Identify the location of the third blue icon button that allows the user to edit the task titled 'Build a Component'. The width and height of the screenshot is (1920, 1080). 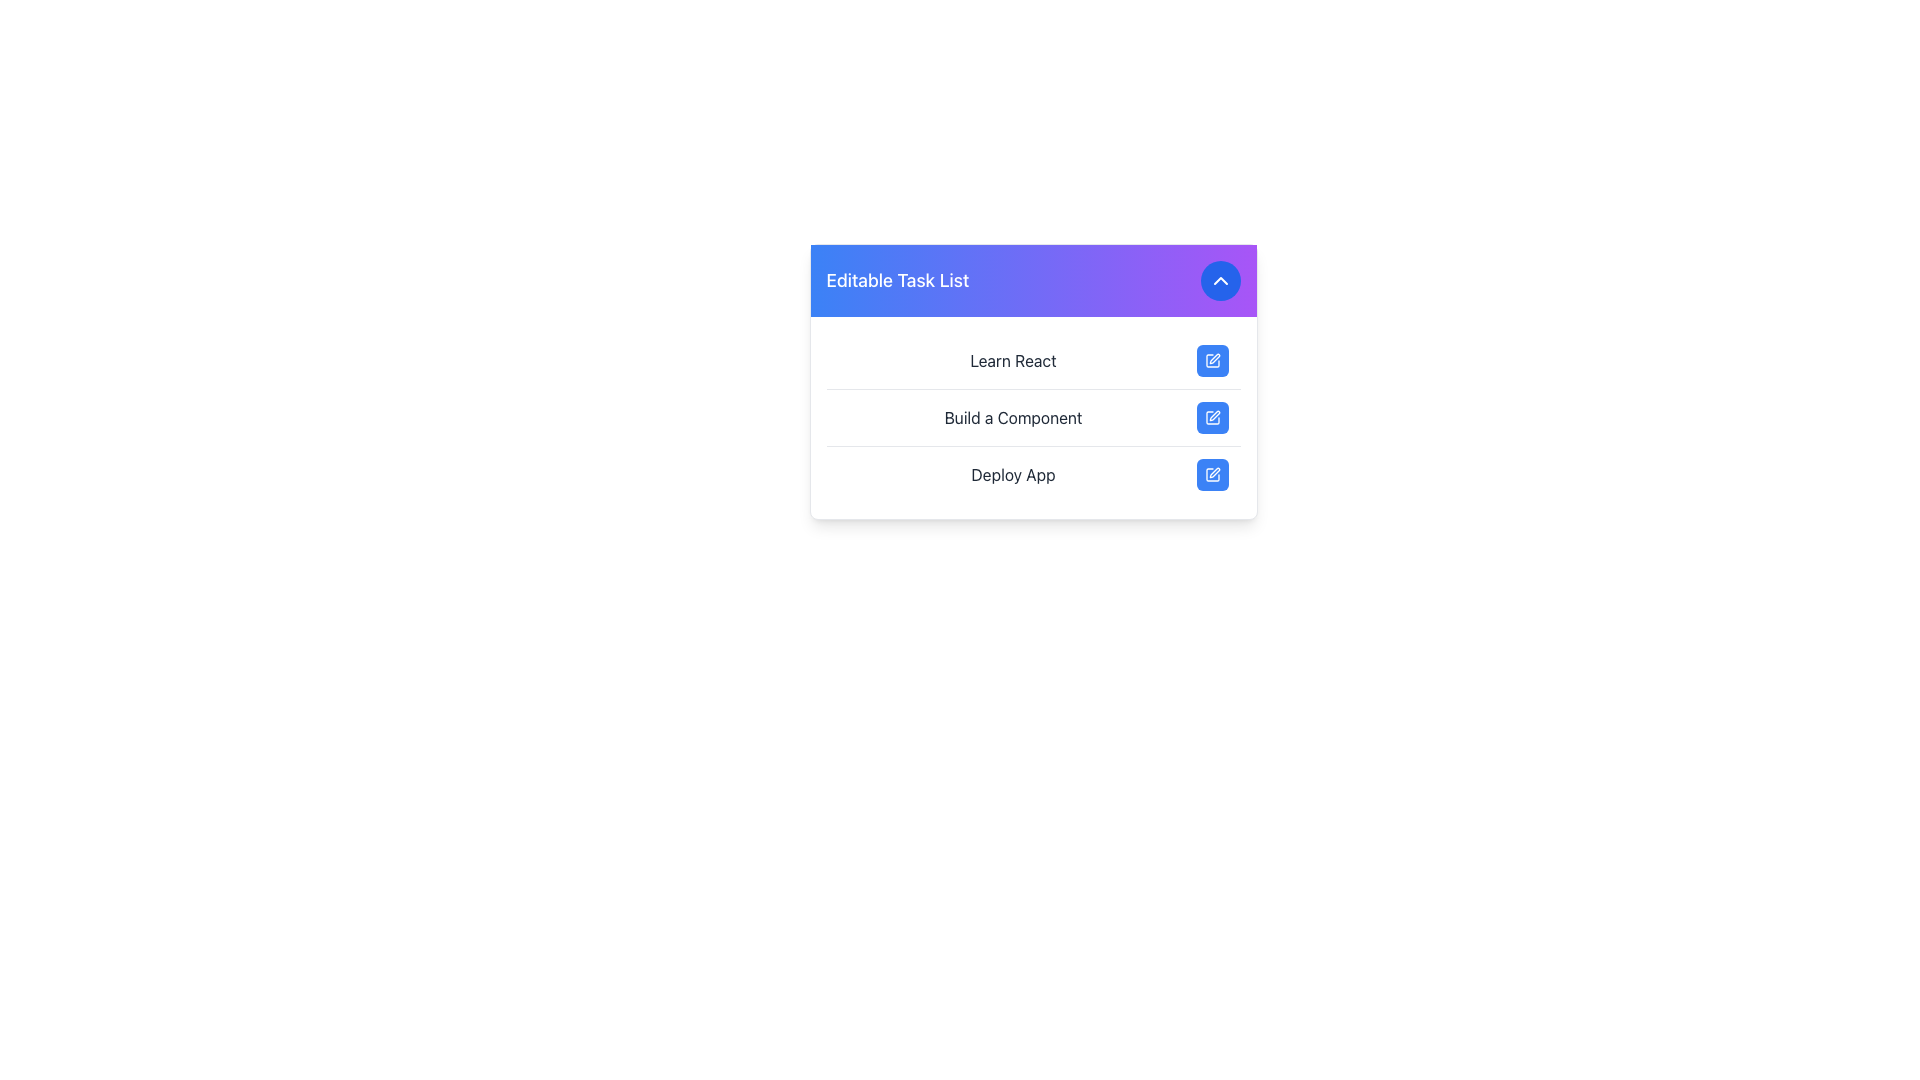
(1211, 416).